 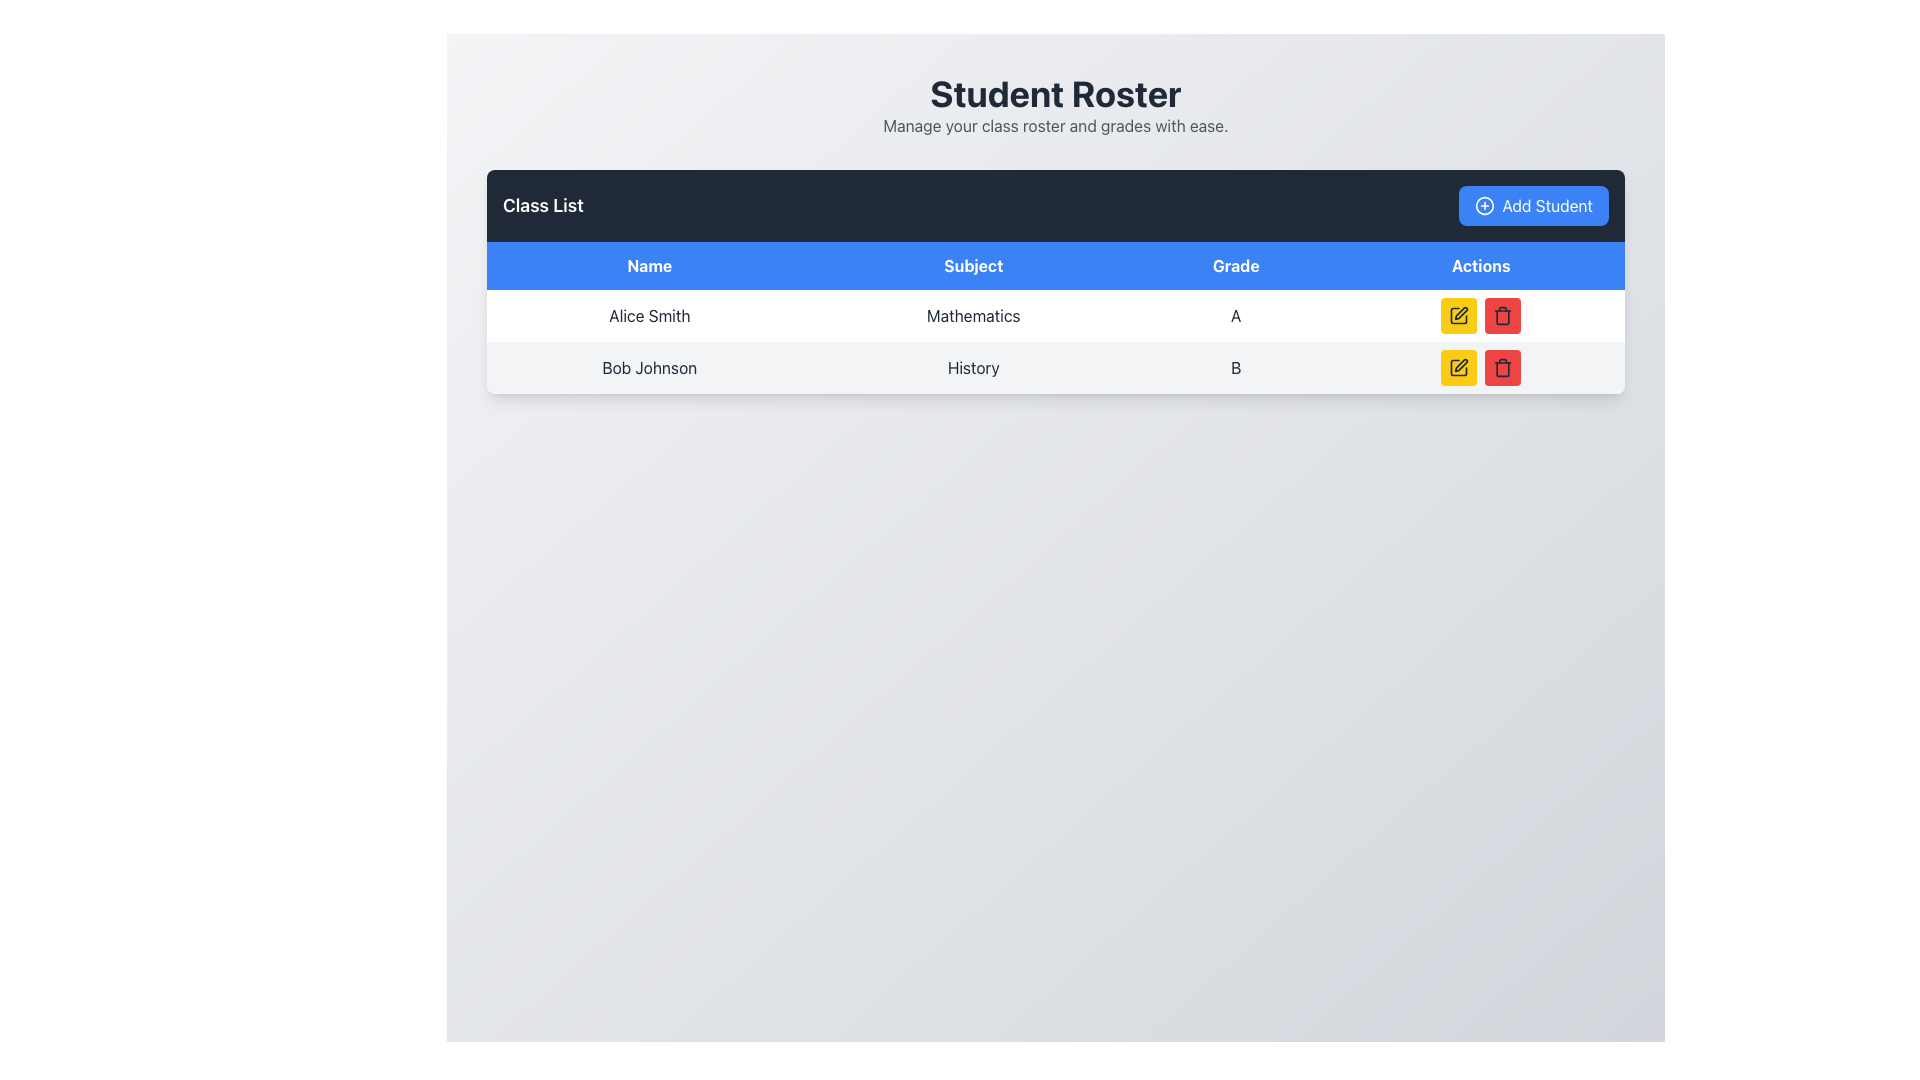 What do you see at coordinates (1461, 365) in the screenshot?
I see `the pen-shaped vector graphic icon located within the yellow rectangular button in the second row of the table under the 'Actions' column` at bounding box center [1461, 365].